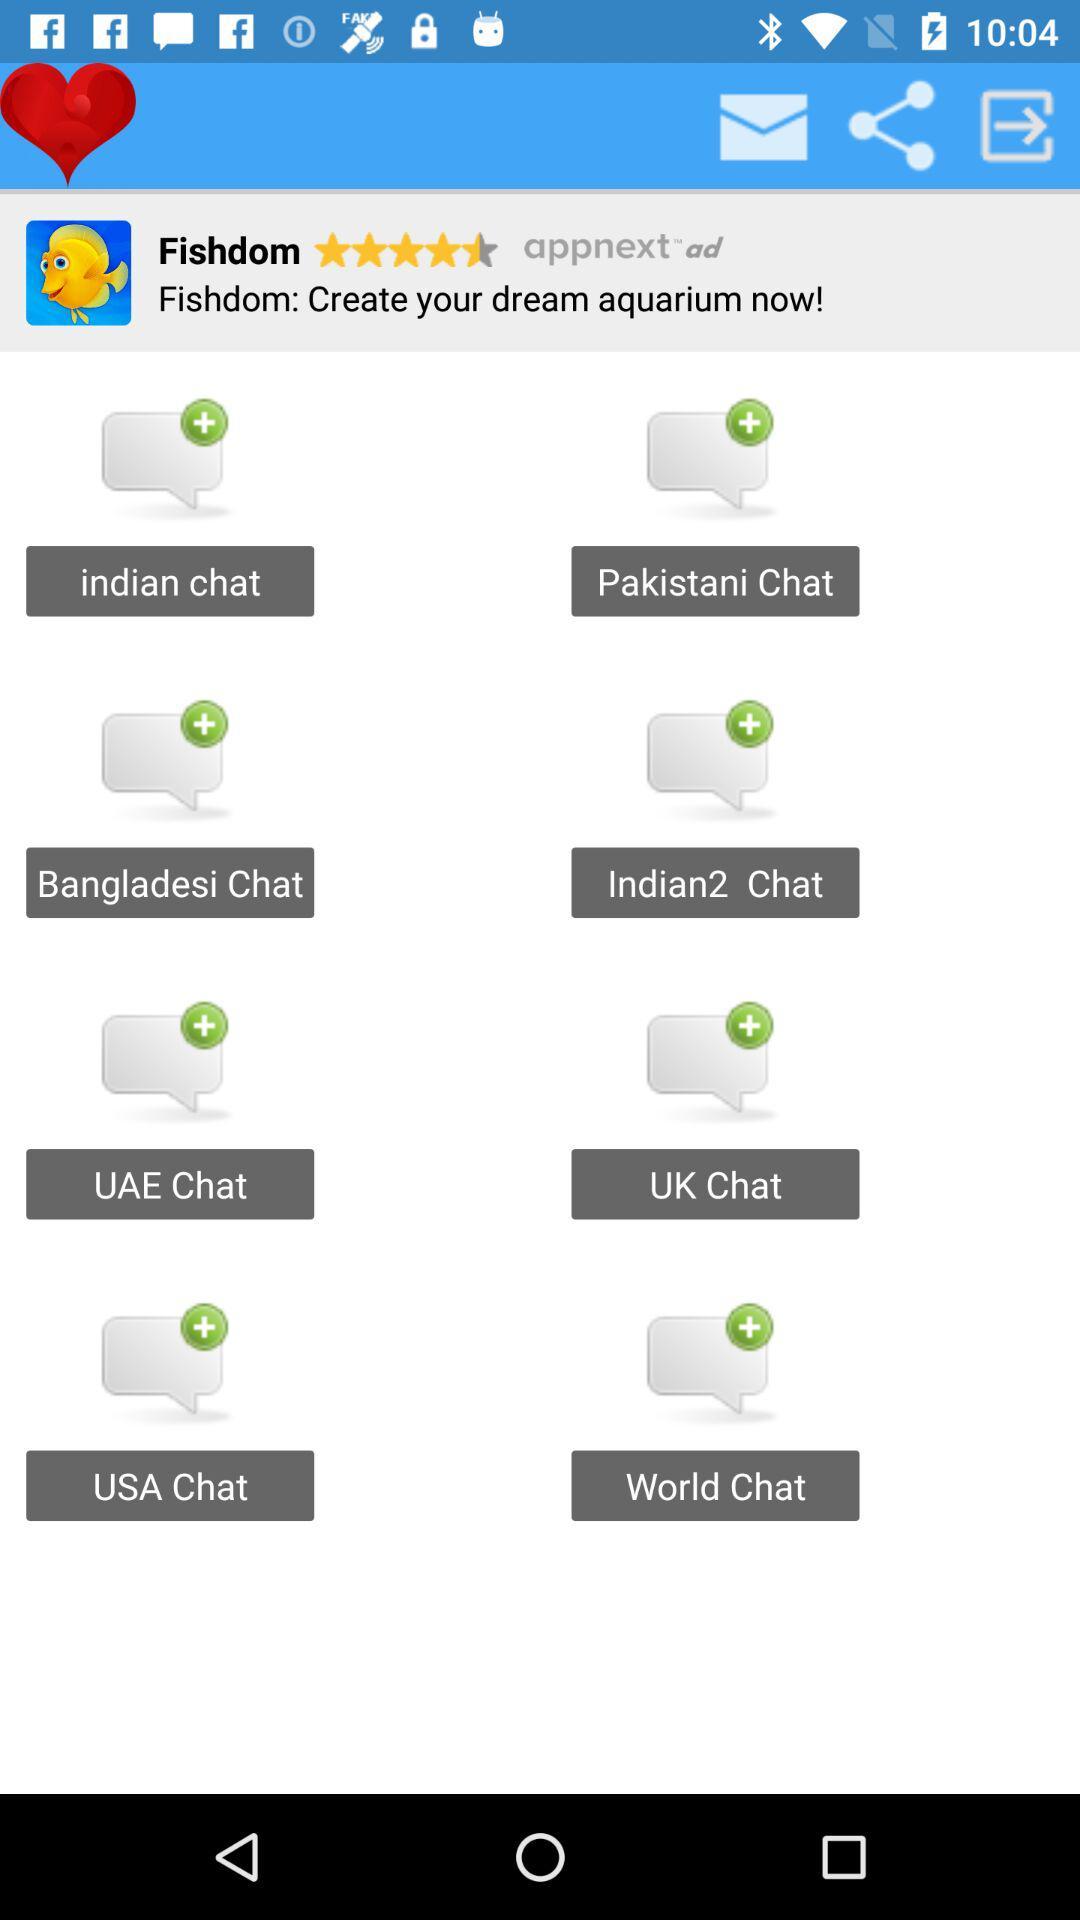  I want to click on the next page, so click(1017, 124).